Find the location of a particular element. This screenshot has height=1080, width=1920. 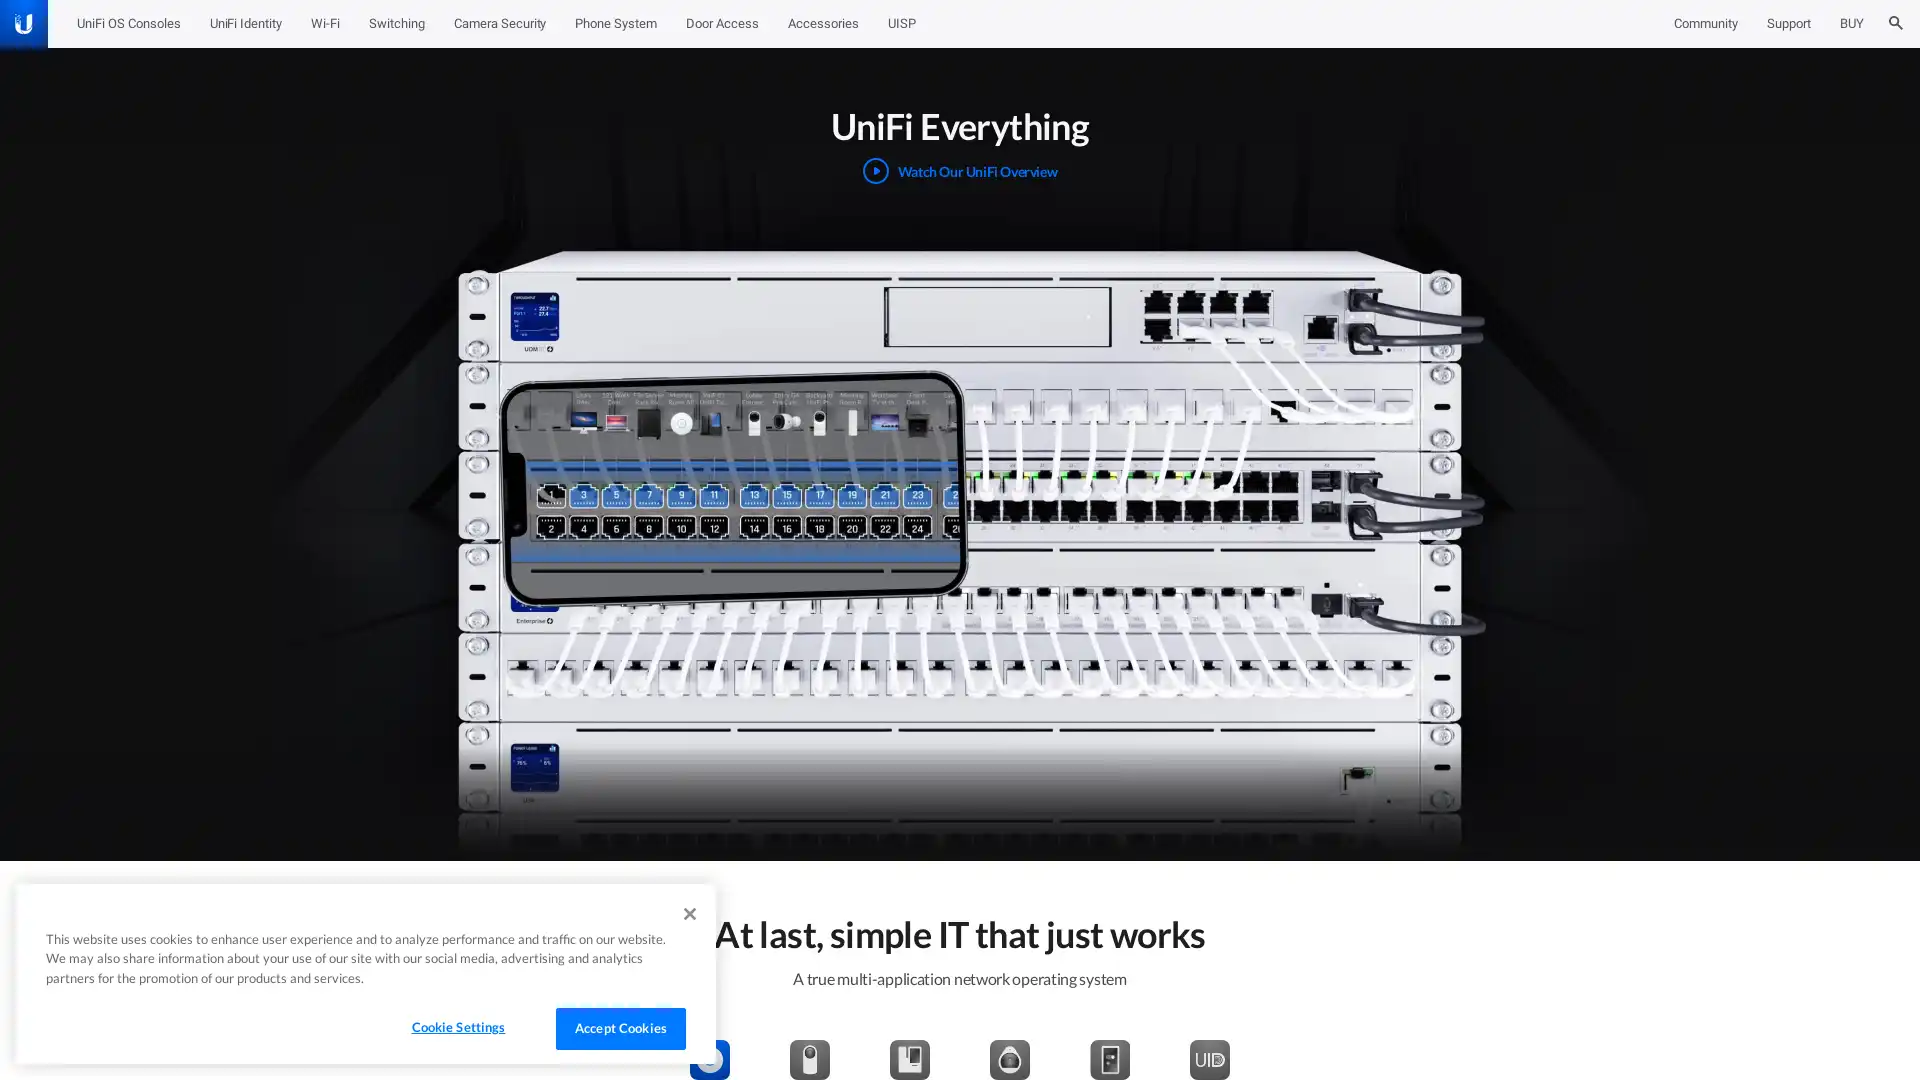

Close is located at coordinates (690, 918).